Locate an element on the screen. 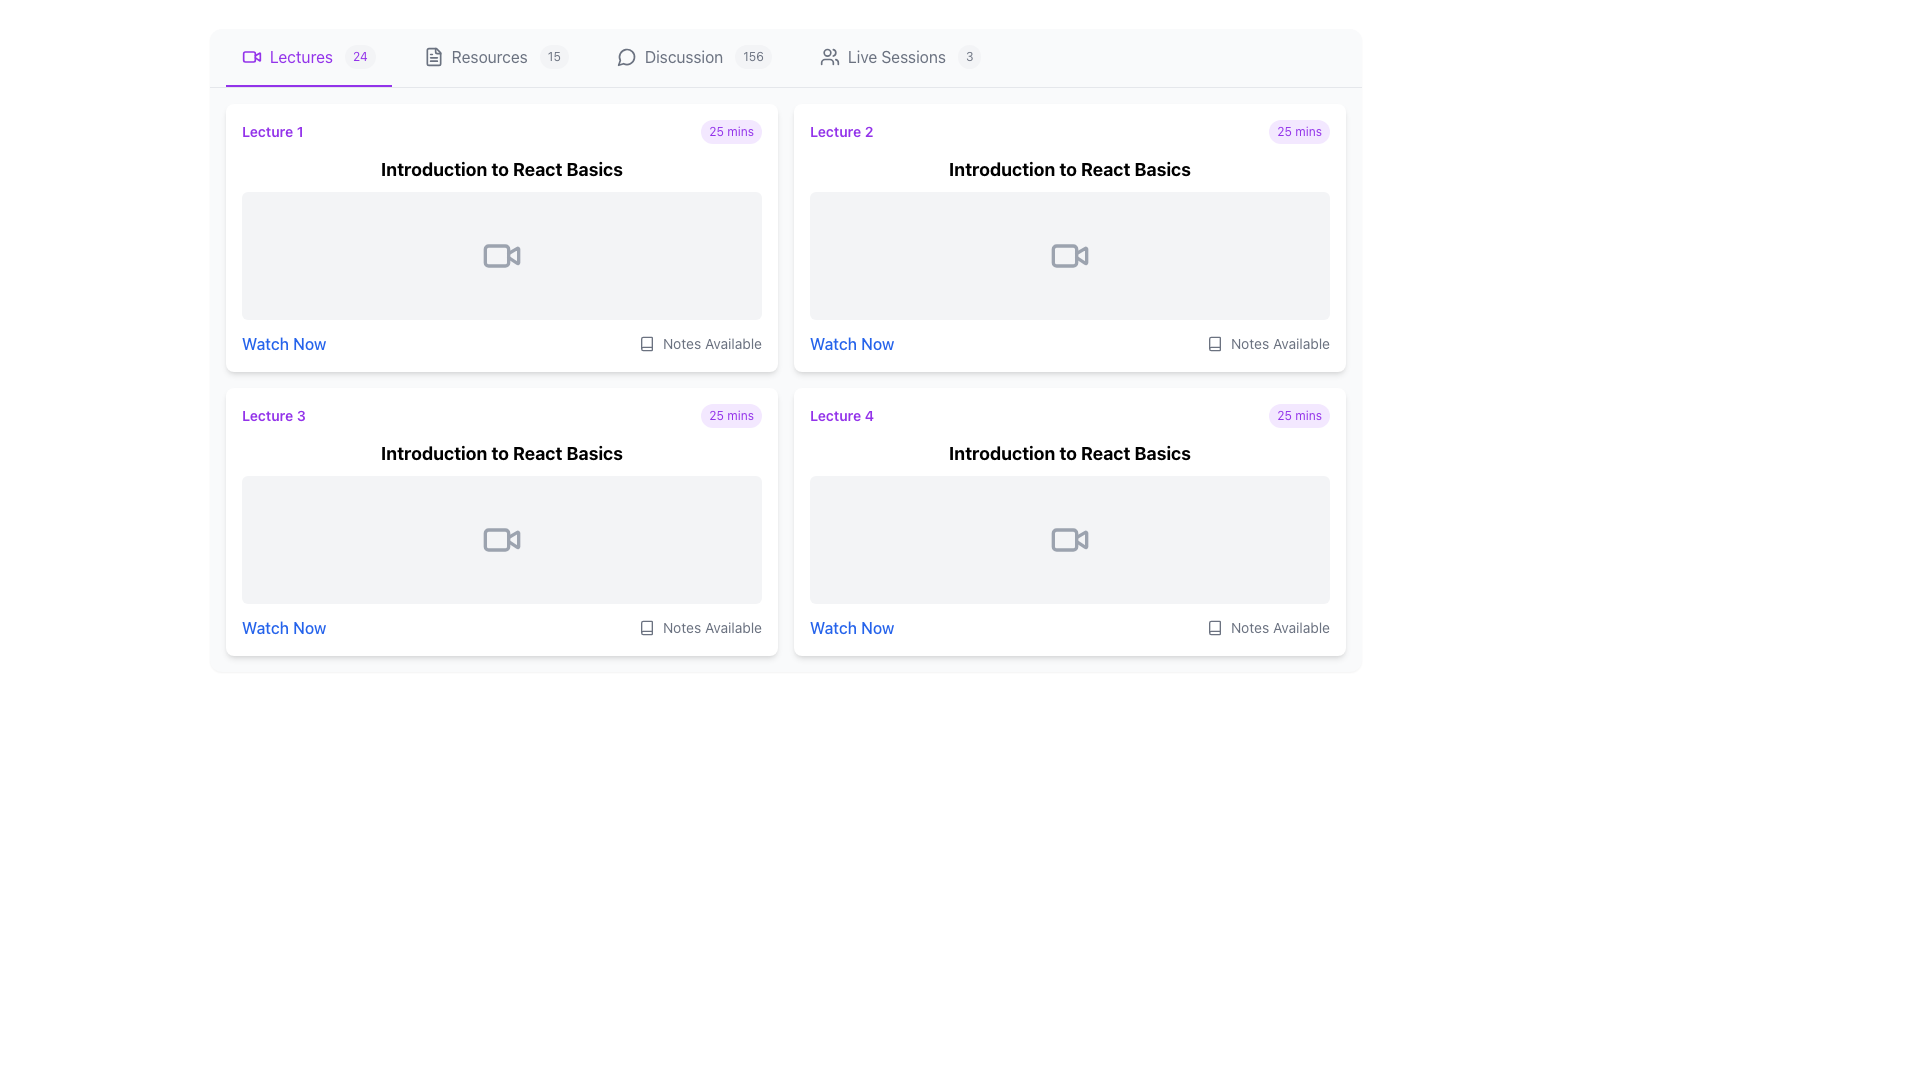 The height and width of the screenshot is (1080, 1920). the small rectangular gray icon component located in the lower-right video thumbnail for Lecture 4 is located at coordinates (1064, 540).